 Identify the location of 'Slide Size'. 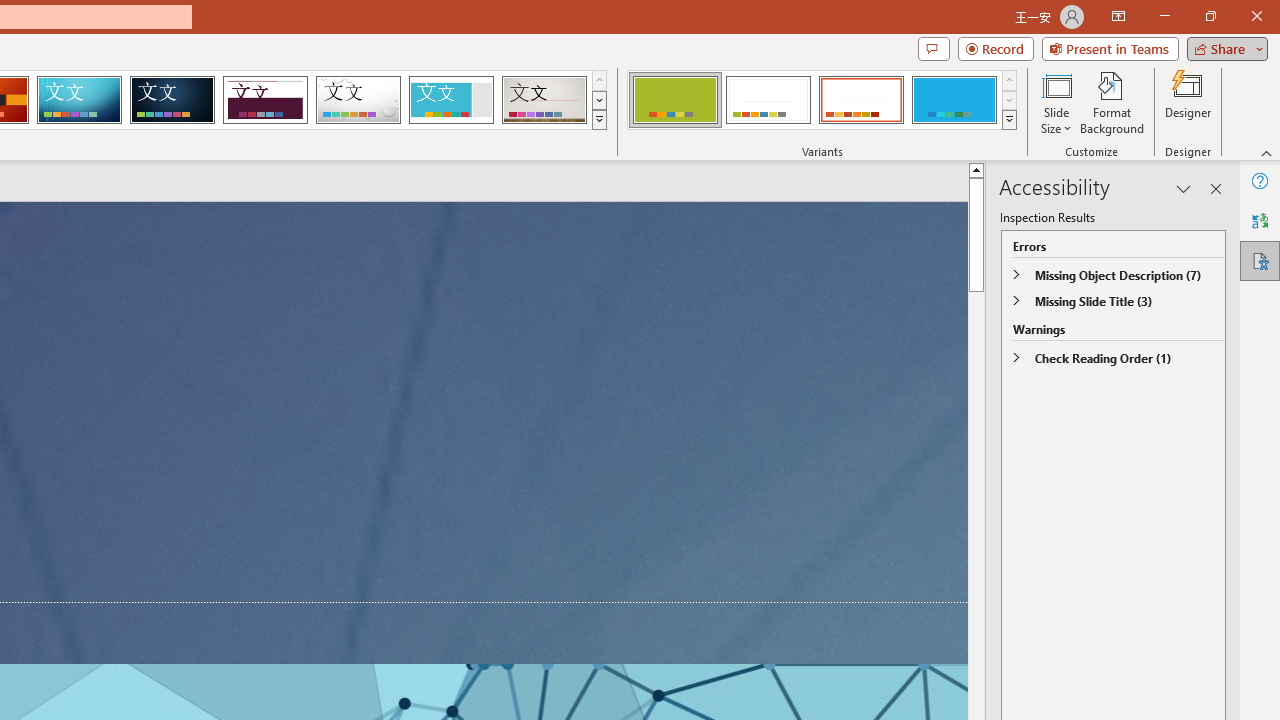
(1055, 103).